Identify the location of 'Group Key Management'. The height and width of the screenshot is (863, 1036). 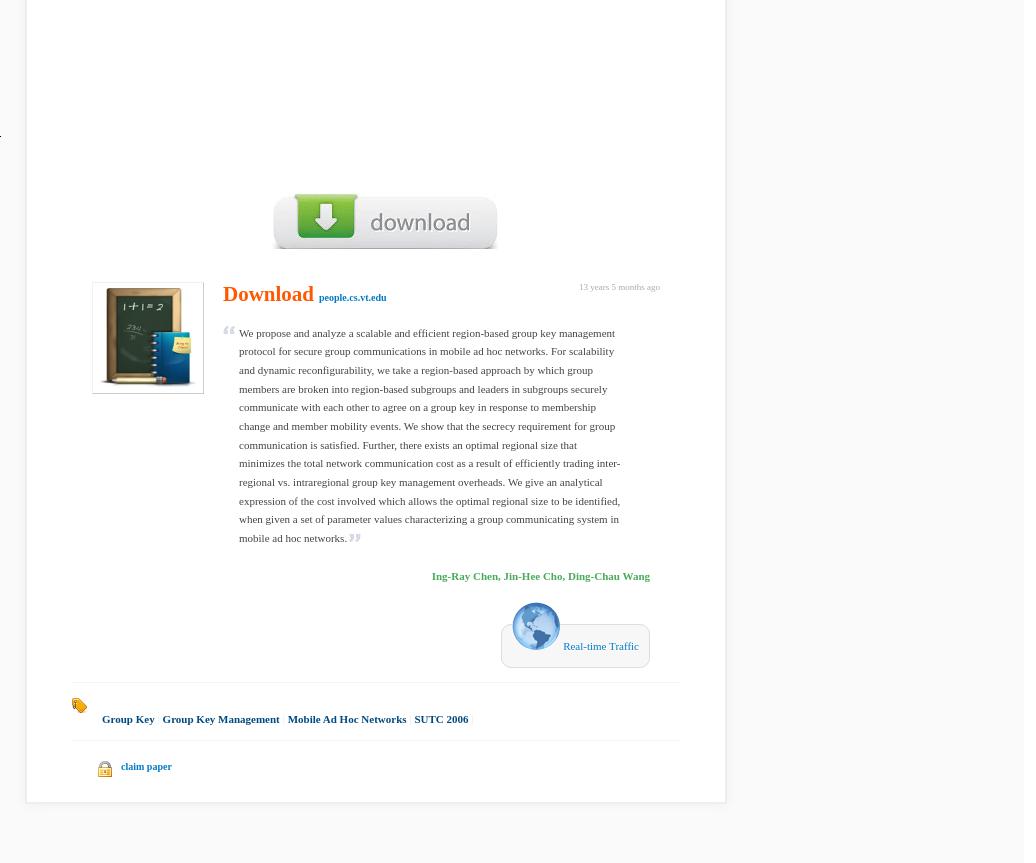
(220, 718).